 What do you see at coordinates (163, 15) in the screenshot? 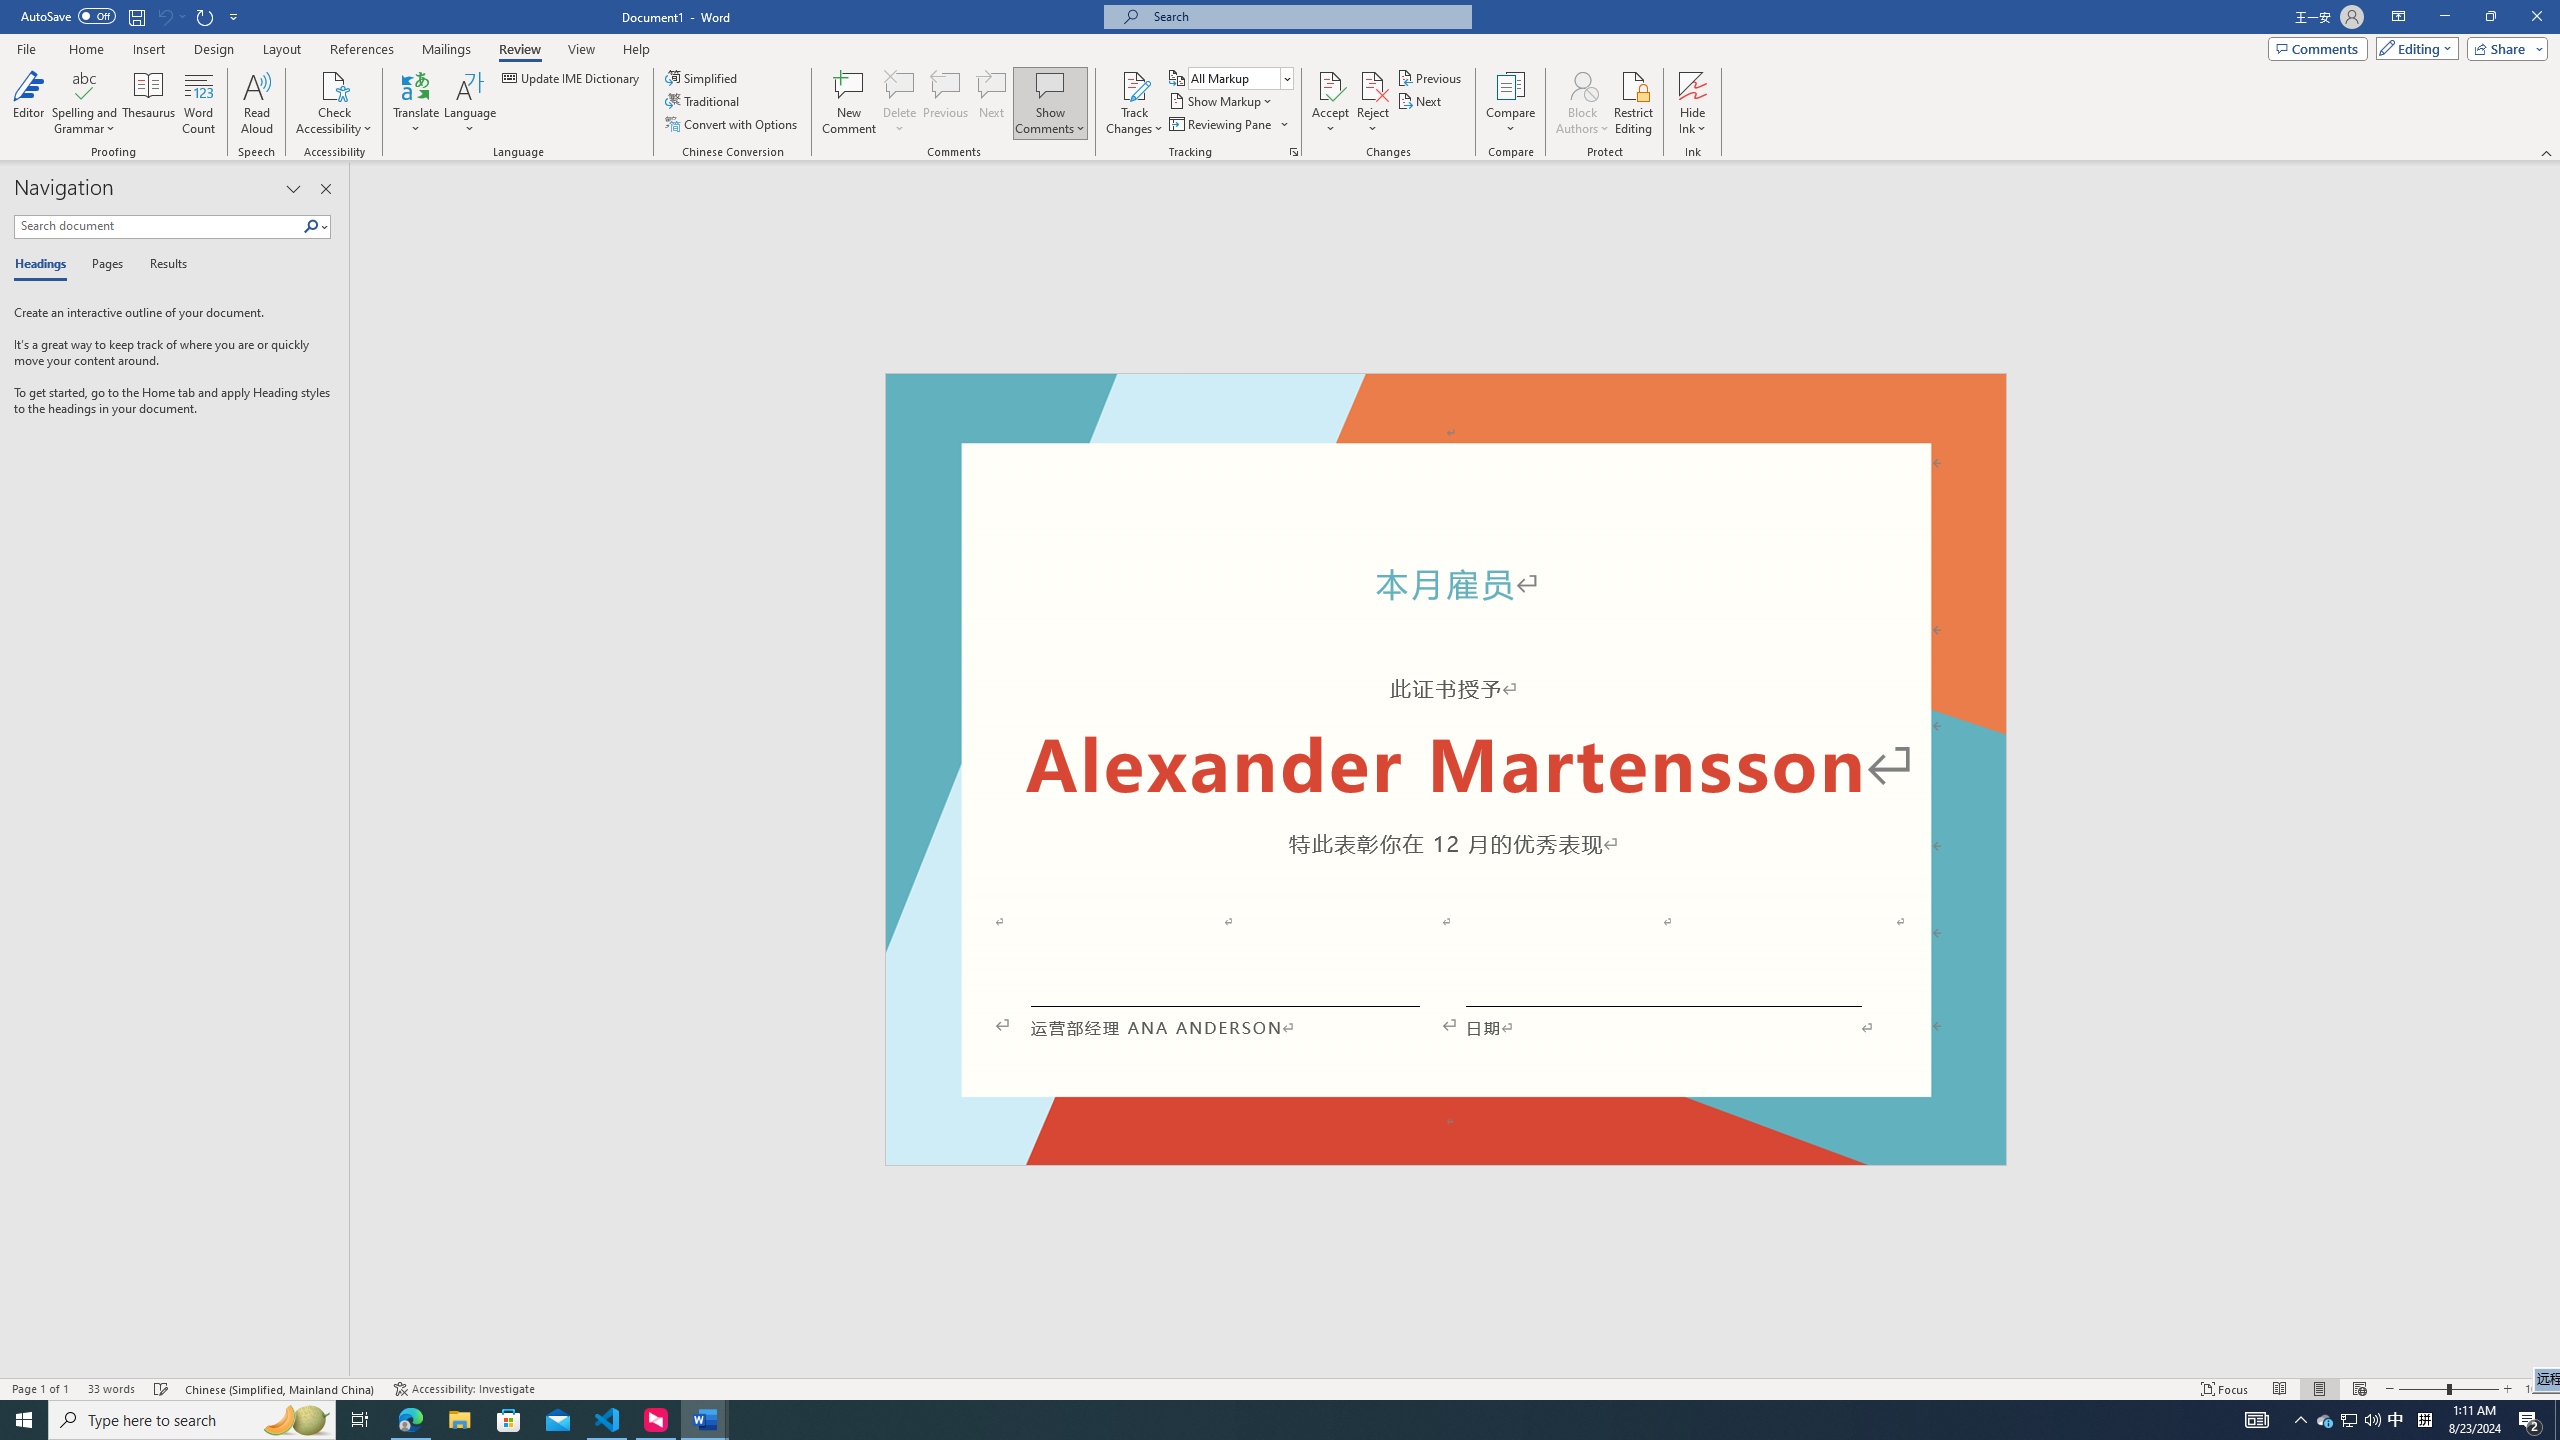
I see `'Can'` at bounding box center [163, 15].